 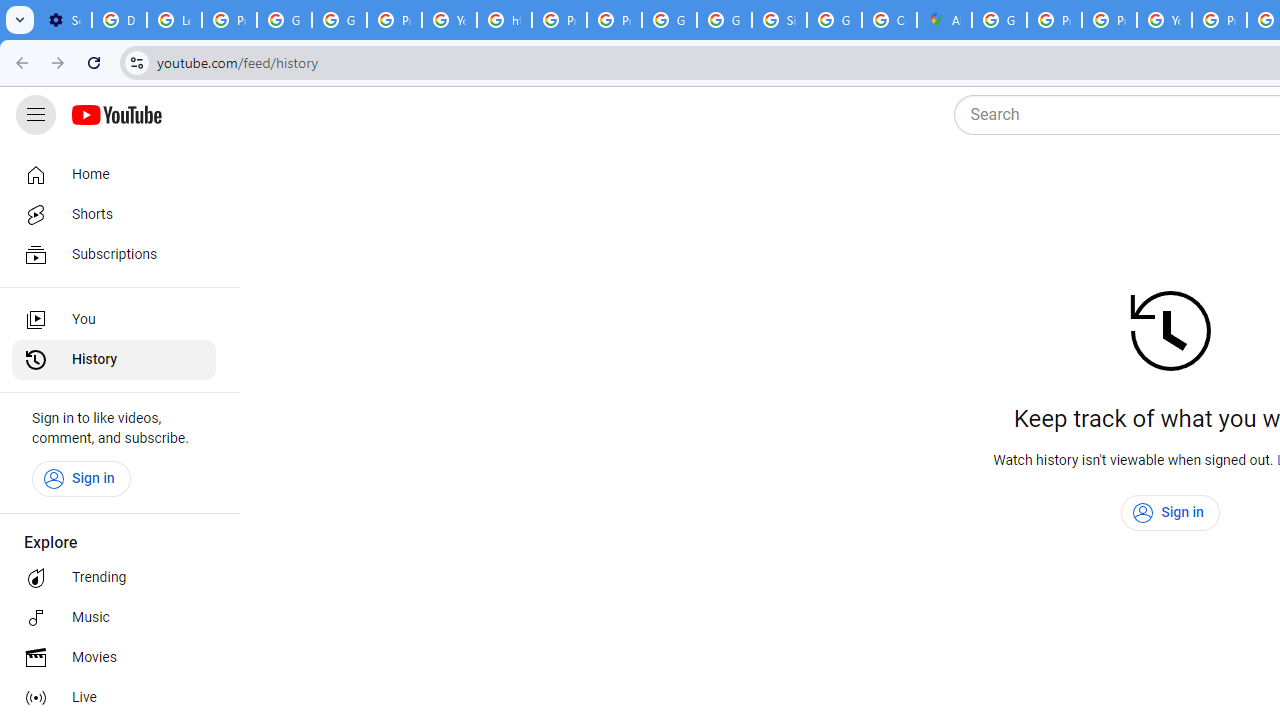 What do you see at coordinates (115, 115) in the screenshot?
I see `'YouTube Home'` at bounding box center [115, 115].